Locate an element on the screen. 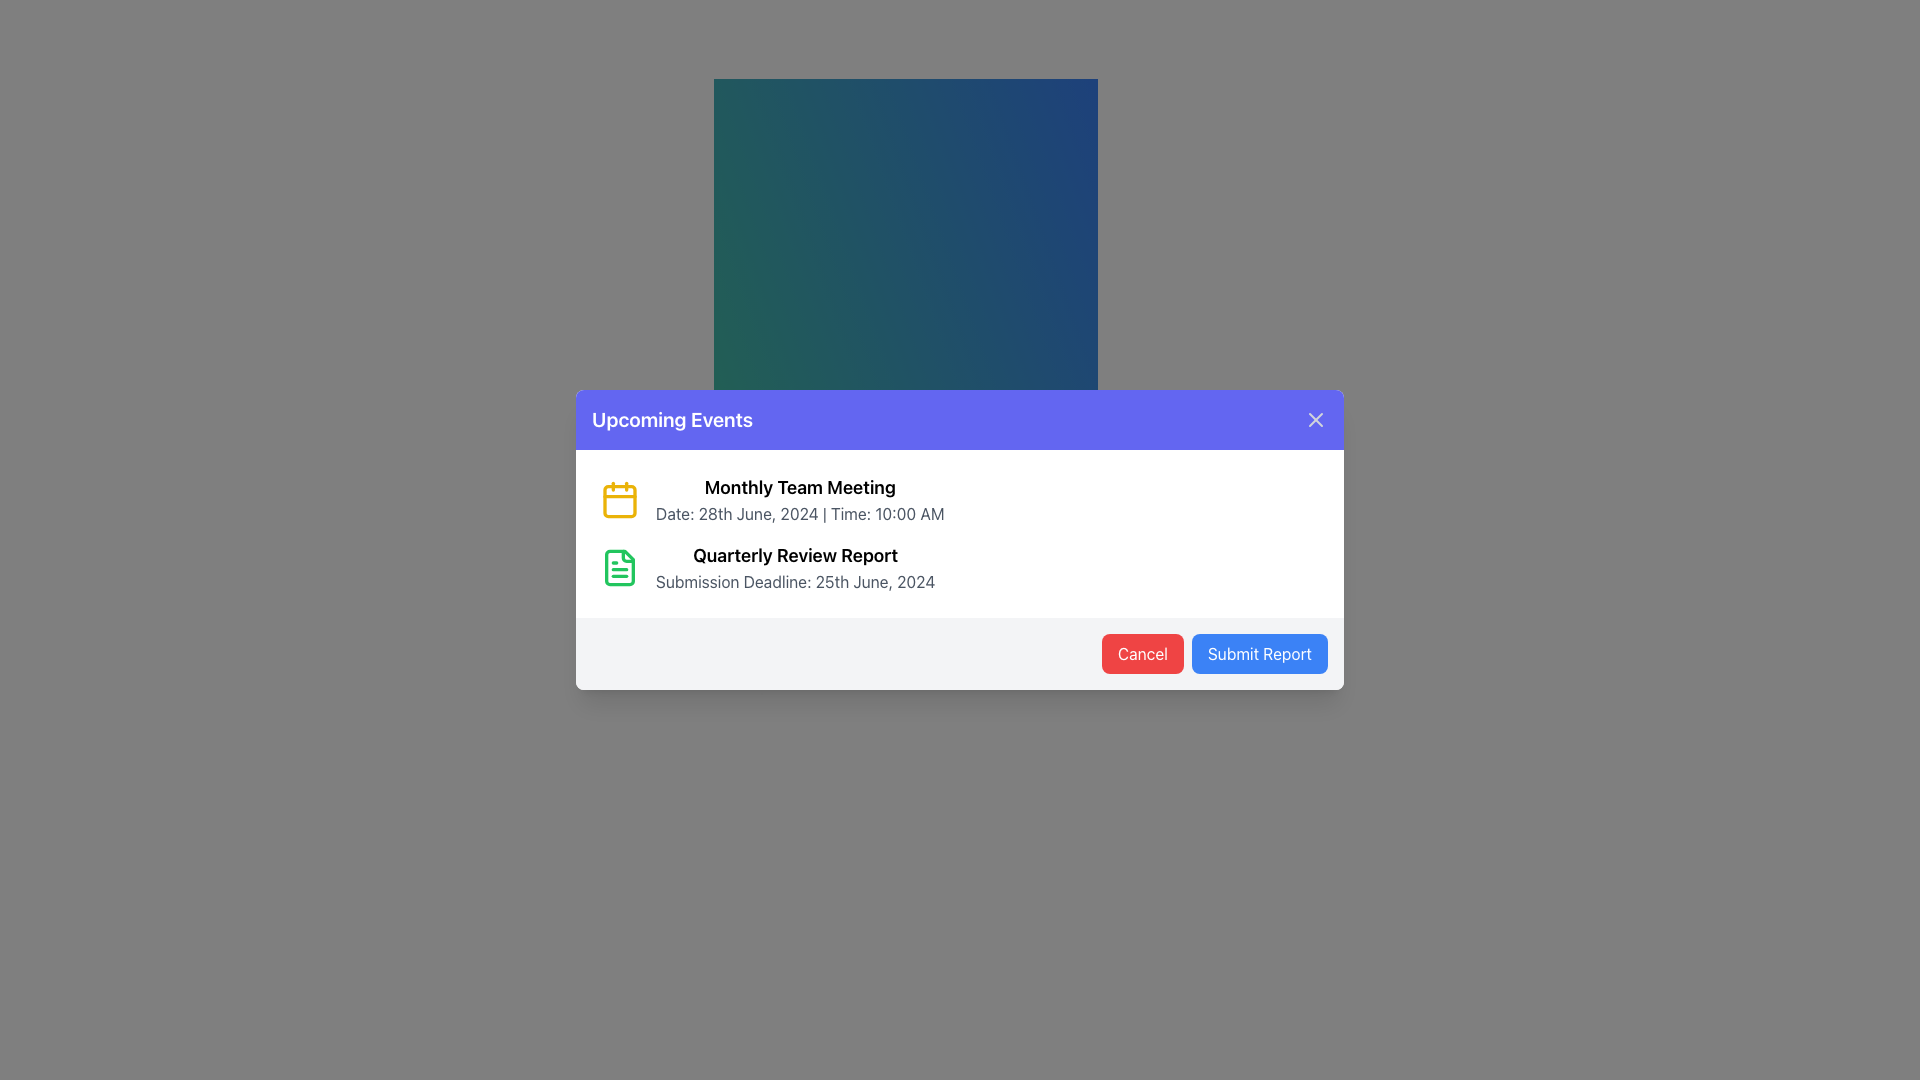  the informational text label that indicates the scheduled date and time for the Monthly Team Meeting, which is located below the 'Monthly Team Meeting' text is located at coordinates (800, 512).